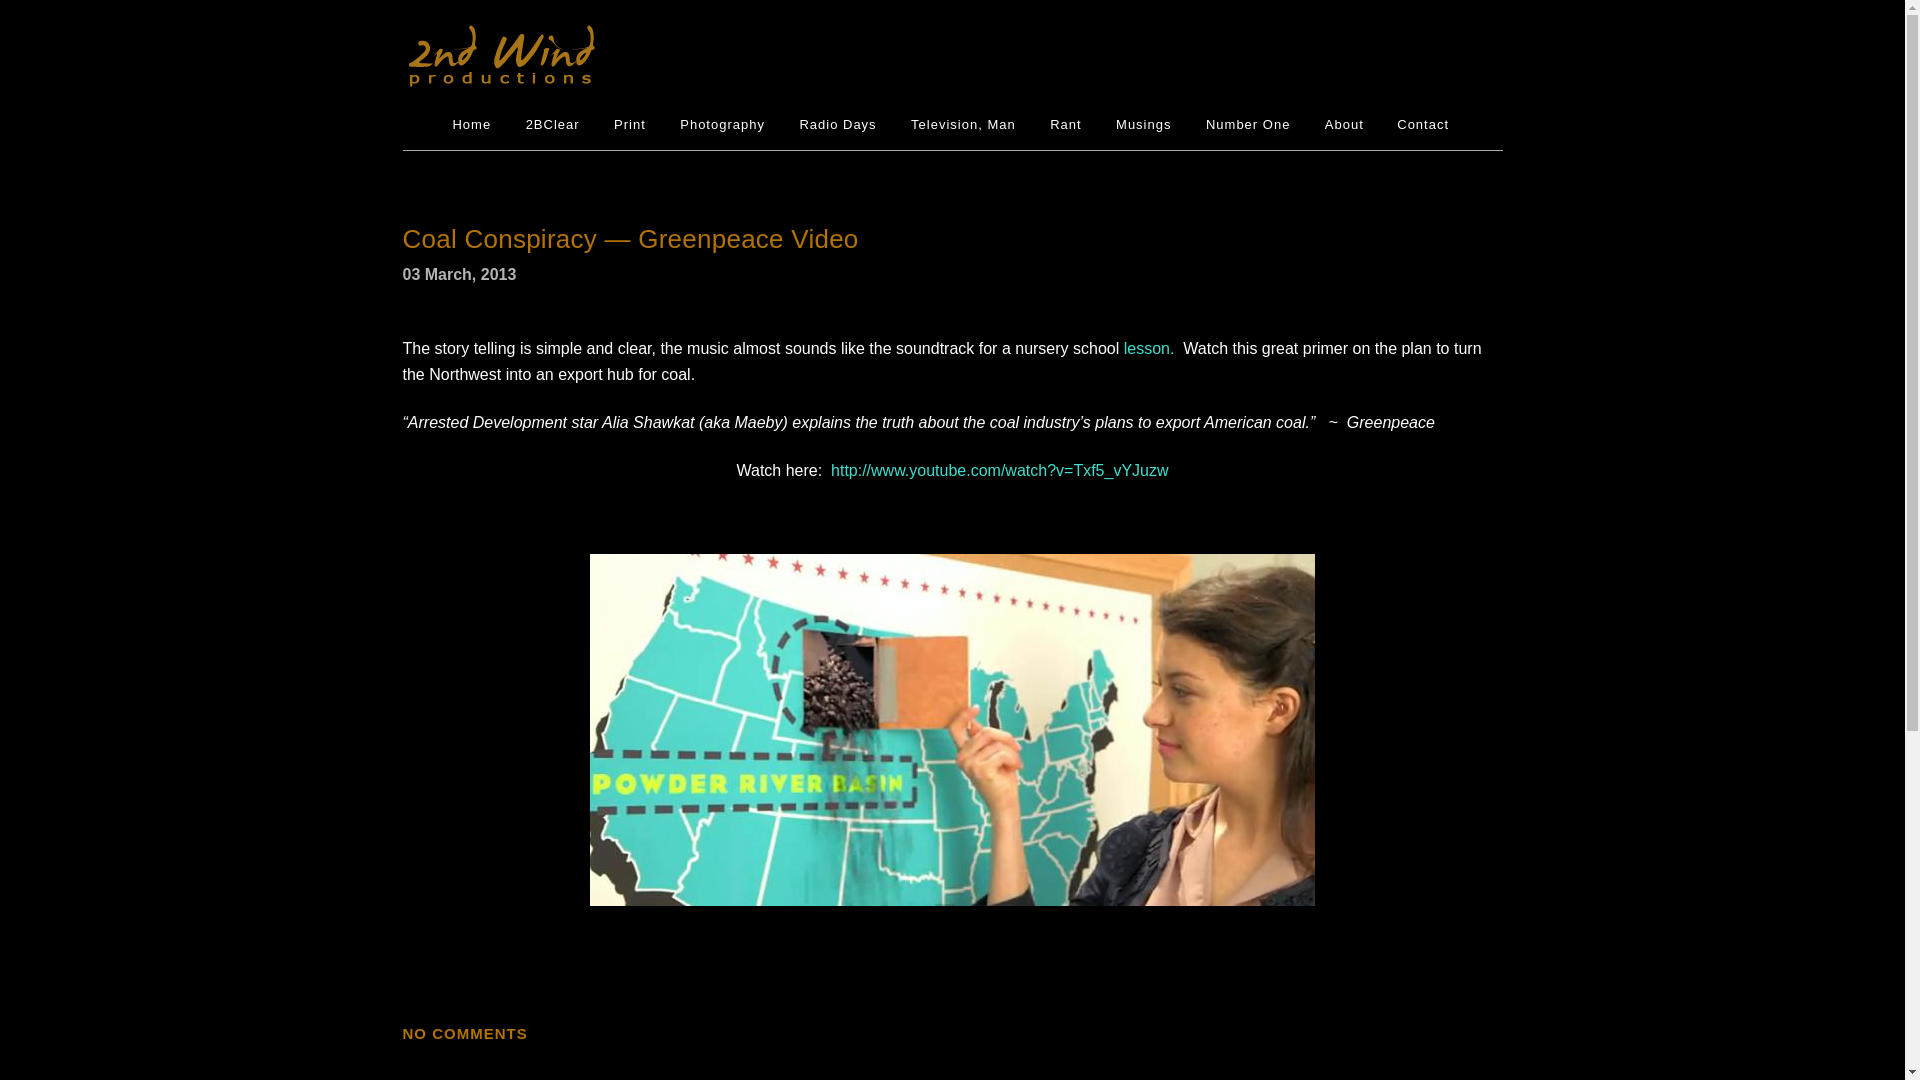 The height and width of the screenshot is (1080, 1920). What do you see at coordinates (721, 124) in the screenshot?
I see `'Photography'` at bounding box center [721, 124].